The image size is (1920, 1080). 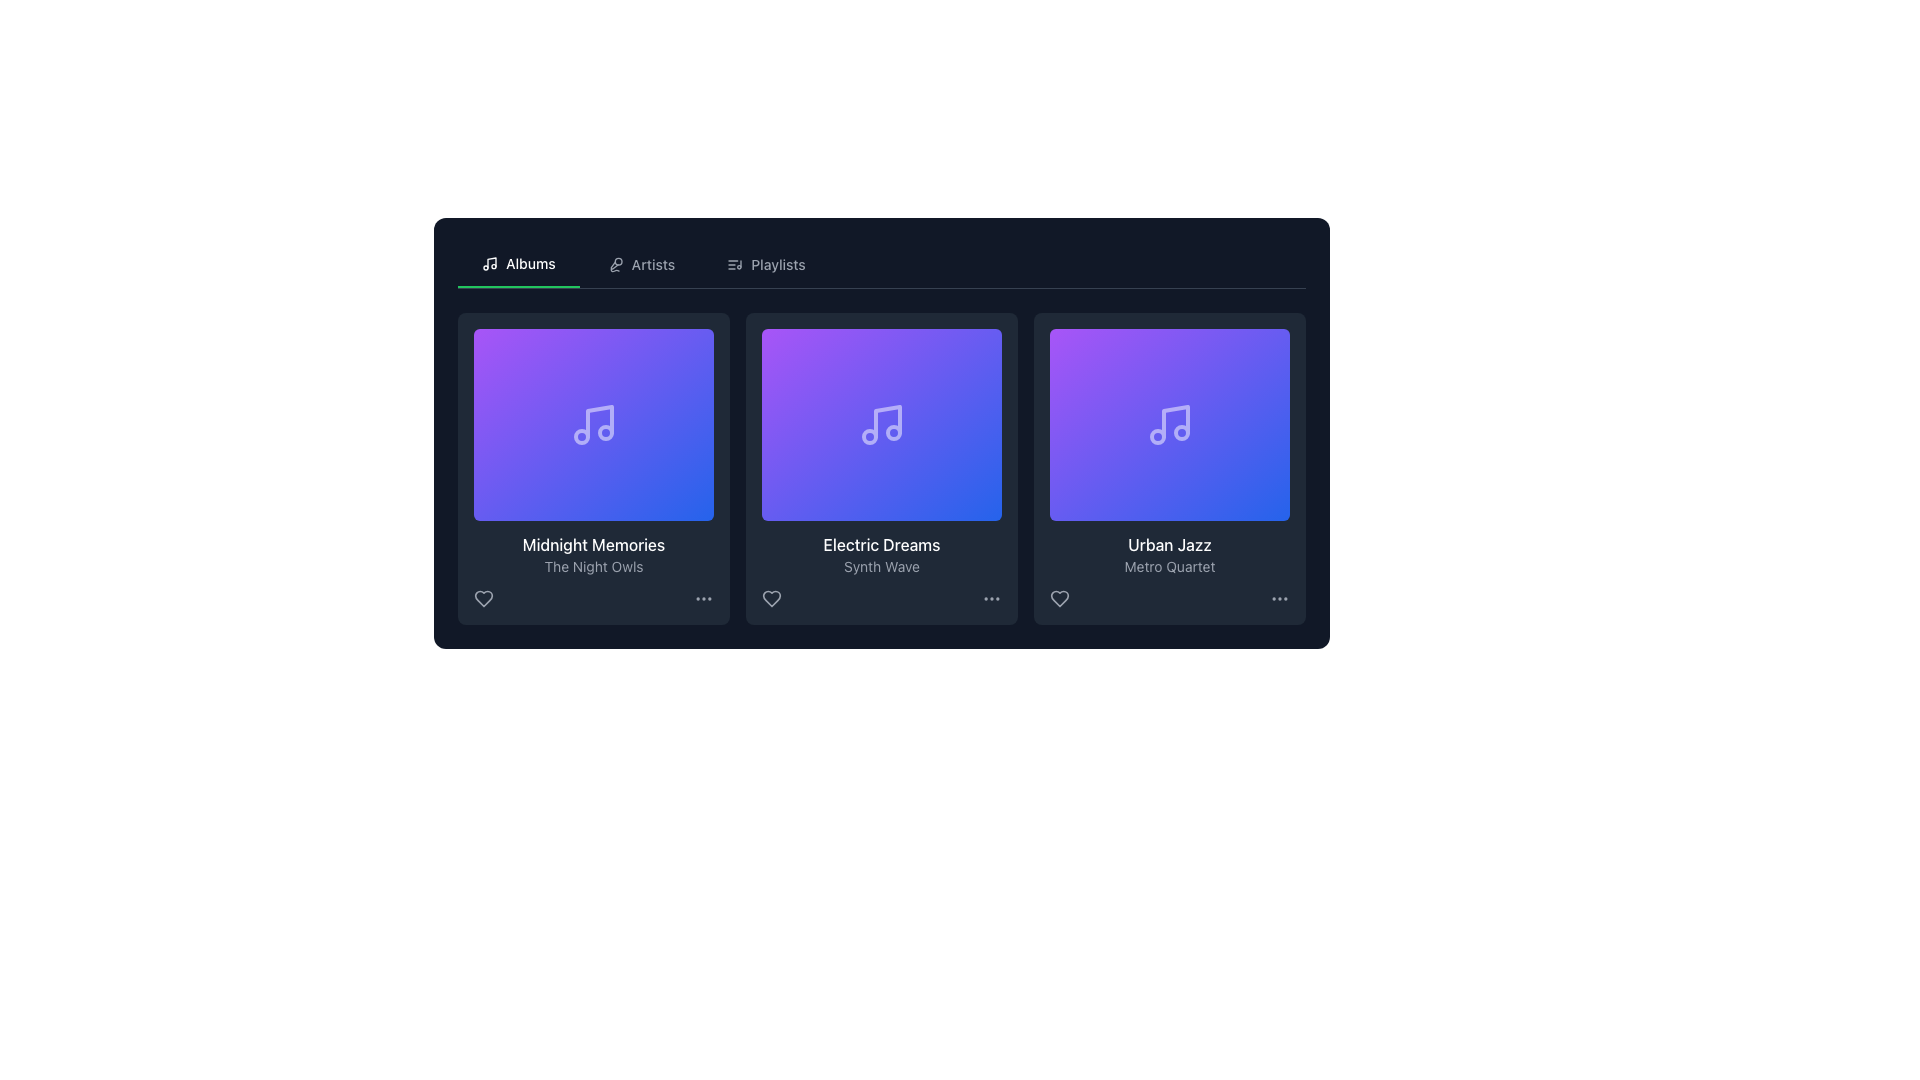 I want to click on the Label displaying 'Midnight Memories' and 'The Night Owls' located below a square graphic in the first card of a horizontal list, so click(x=593, y=555).